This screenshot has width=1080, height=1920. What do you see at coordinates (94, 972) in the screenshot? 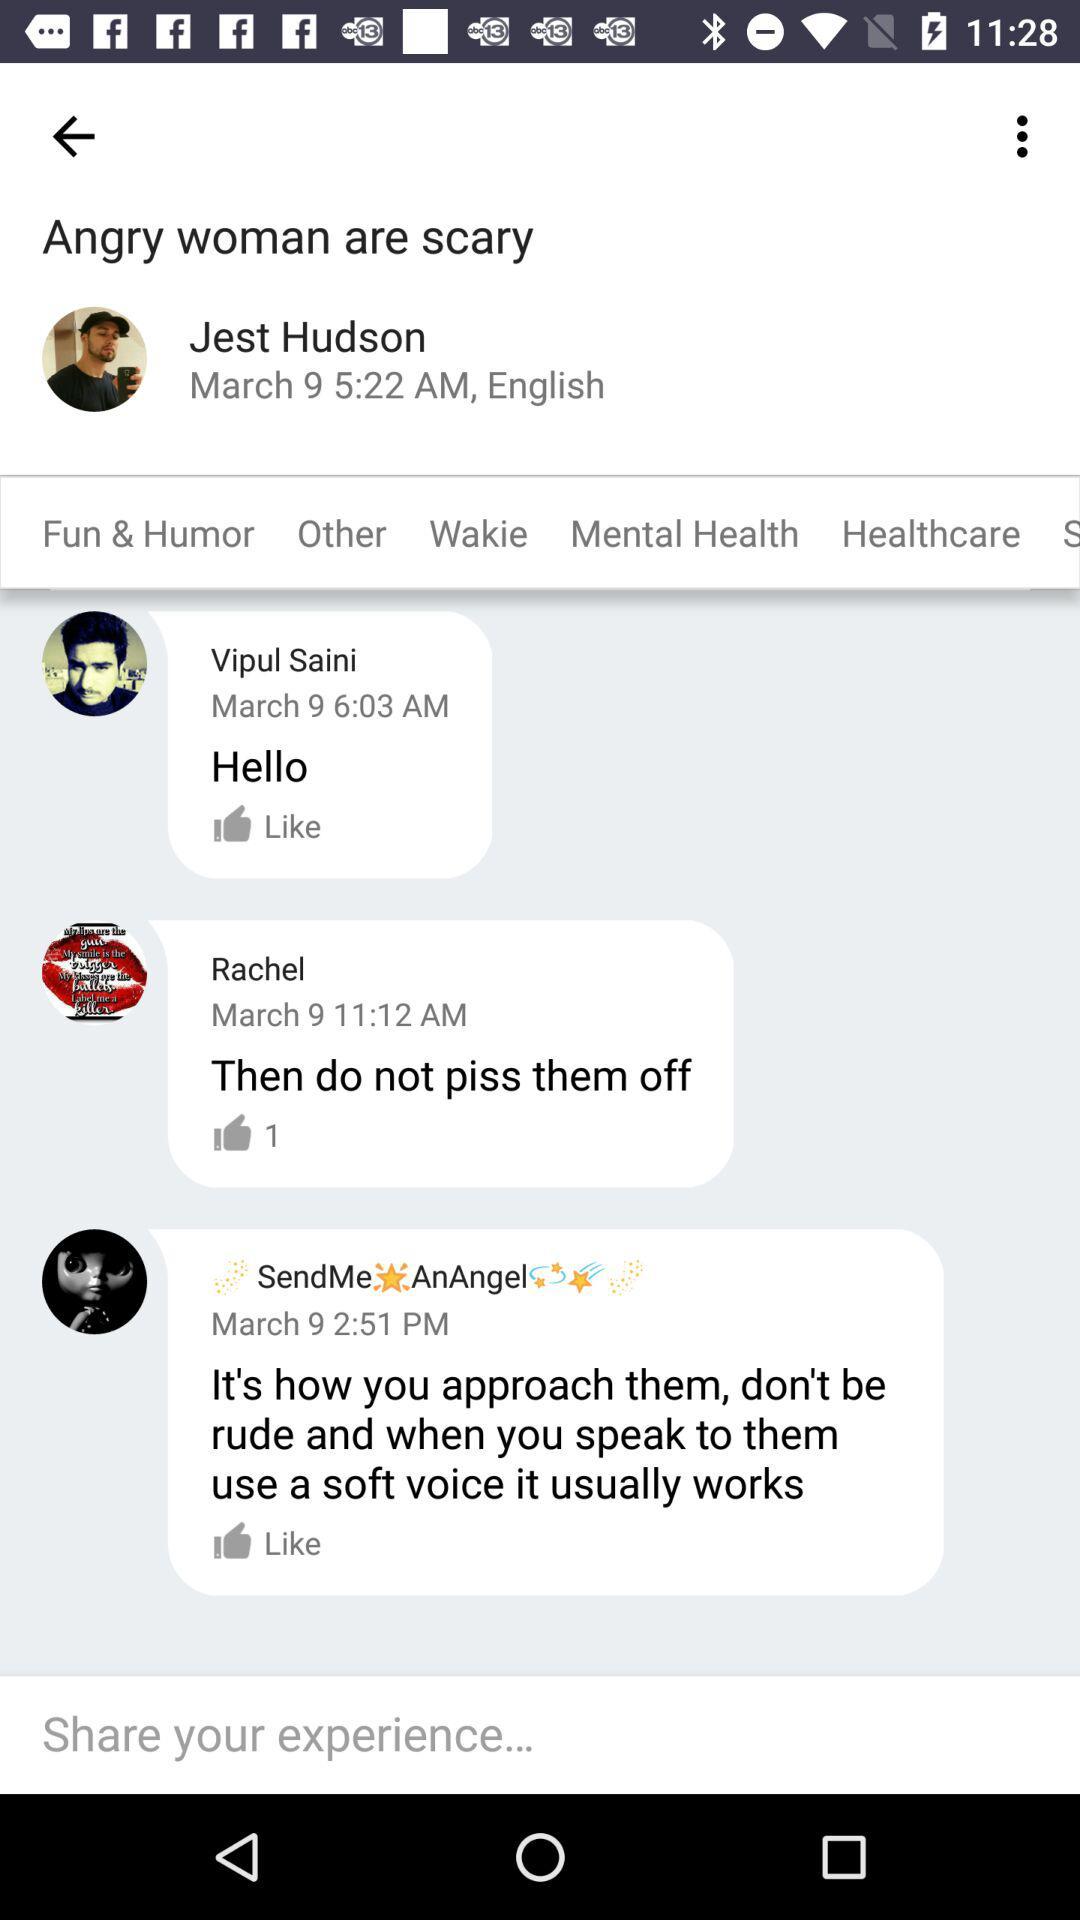
I see `user` at bounding box center [94, 972].